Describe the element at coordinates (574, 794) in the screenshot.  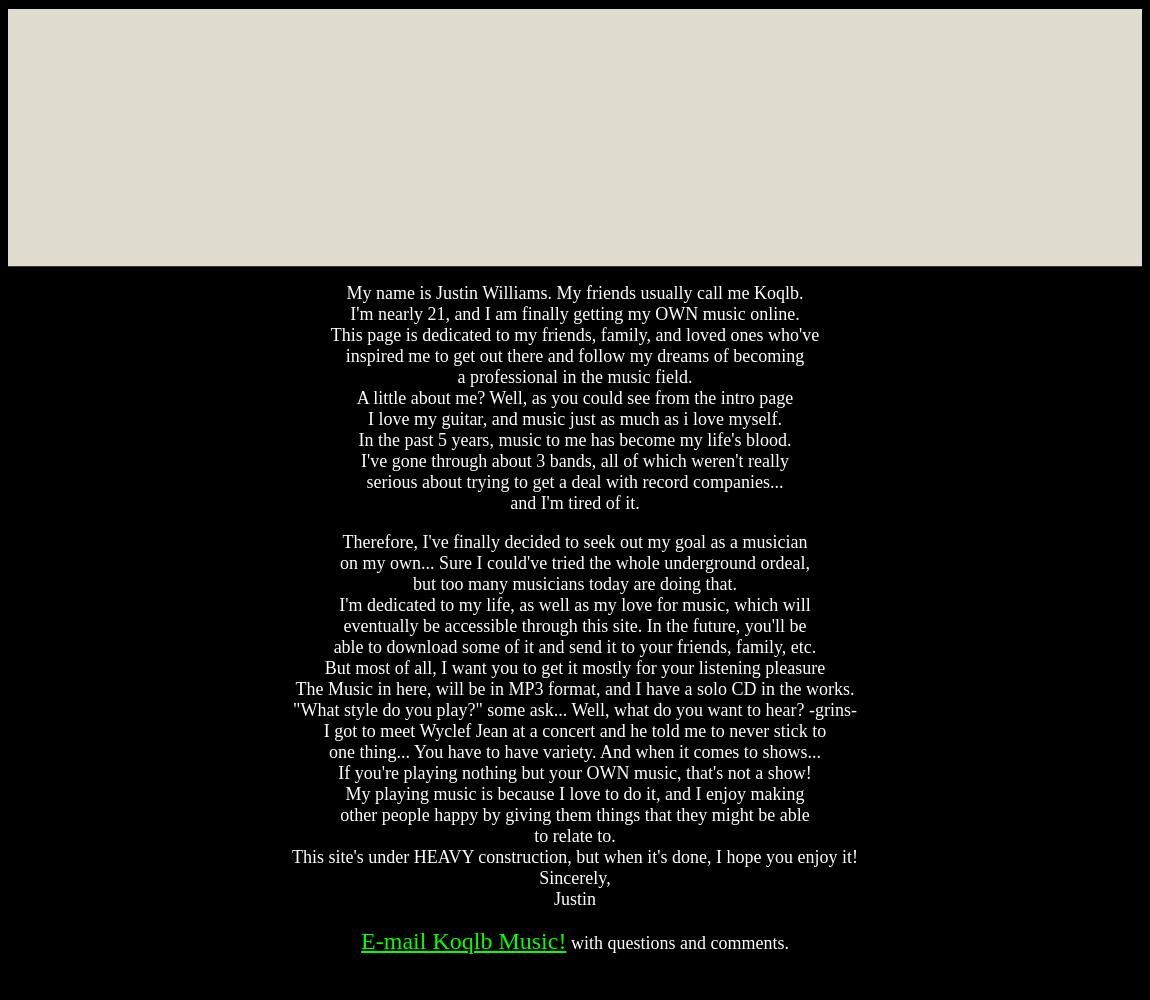
I see `'My playing music is because I love to do it, and I enjoy making'` at that location.